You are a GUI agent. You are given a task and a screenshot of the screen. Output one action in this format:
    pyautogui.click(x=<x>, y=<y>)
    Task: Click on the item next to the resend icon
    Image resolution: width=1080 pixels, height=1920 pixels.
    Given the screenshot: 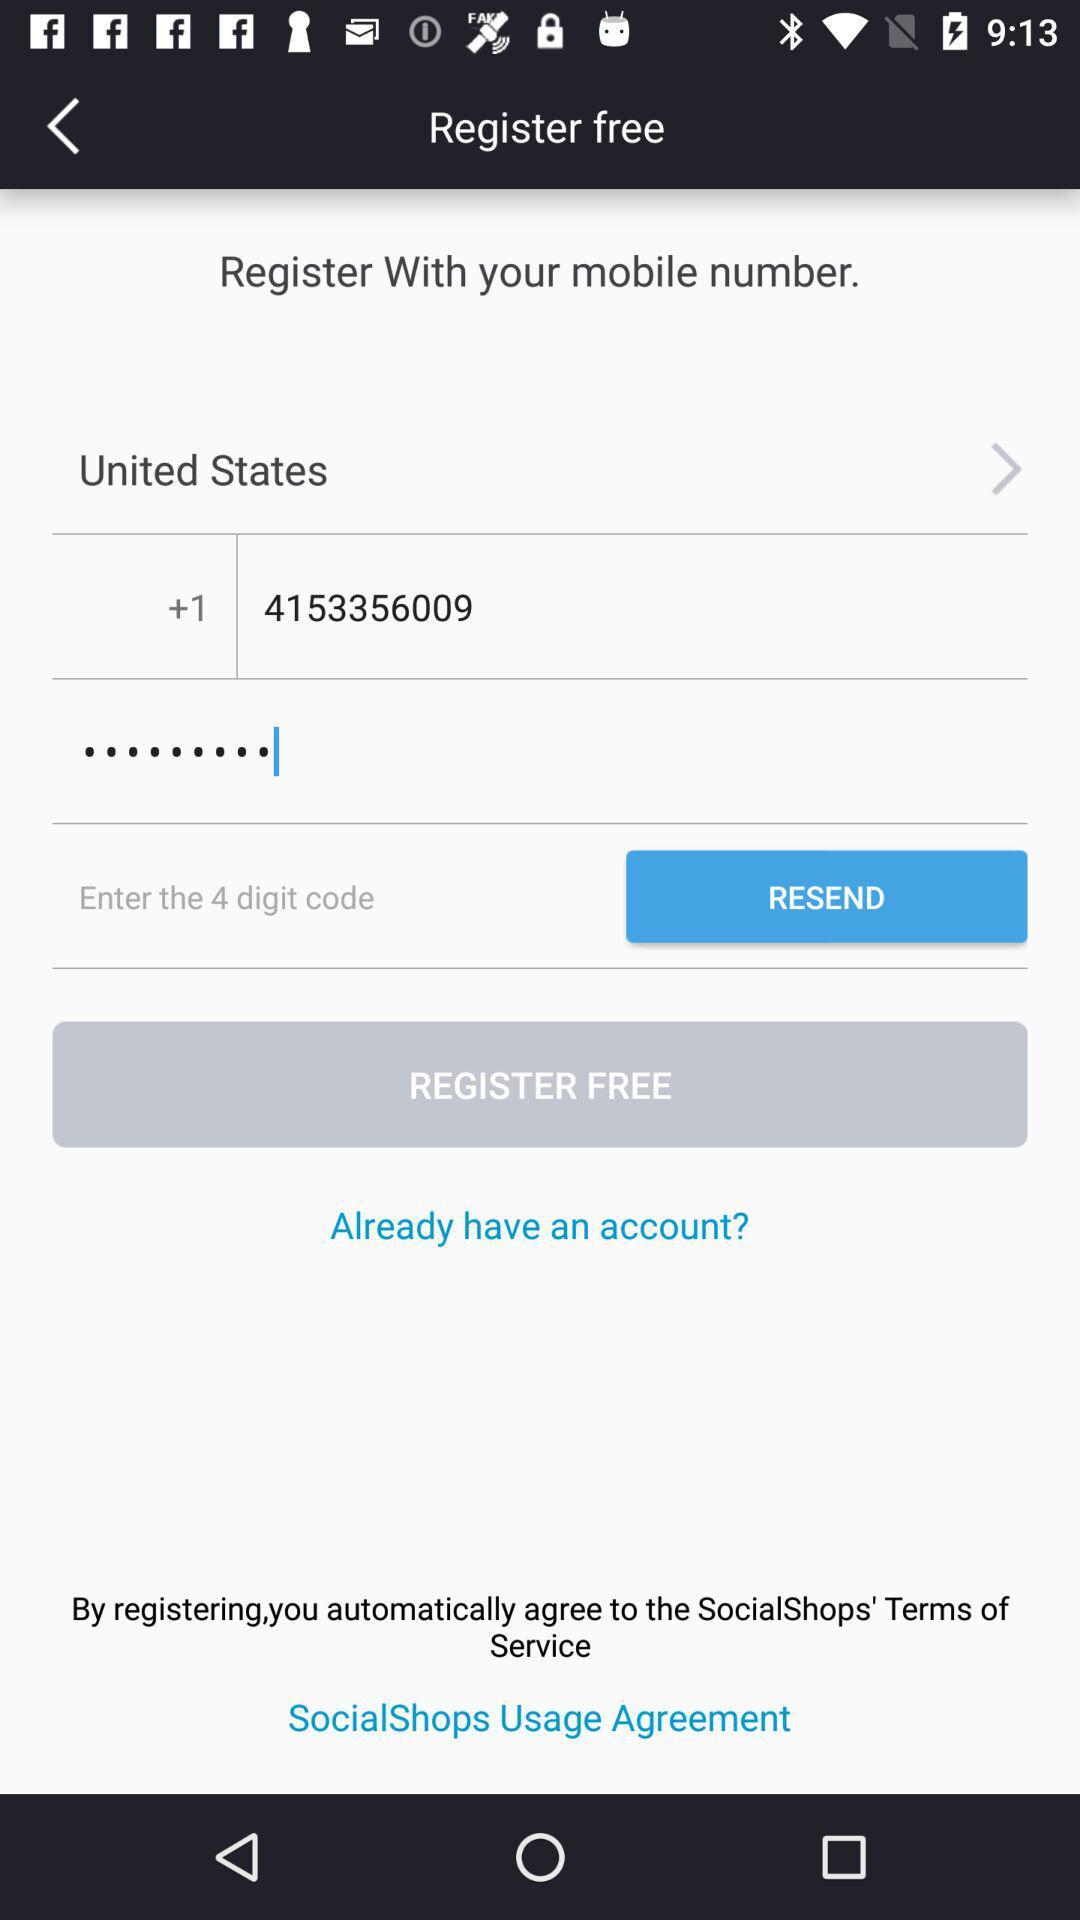 What is the action you would take?
    pyautogui.click(x=338, y=895)
    